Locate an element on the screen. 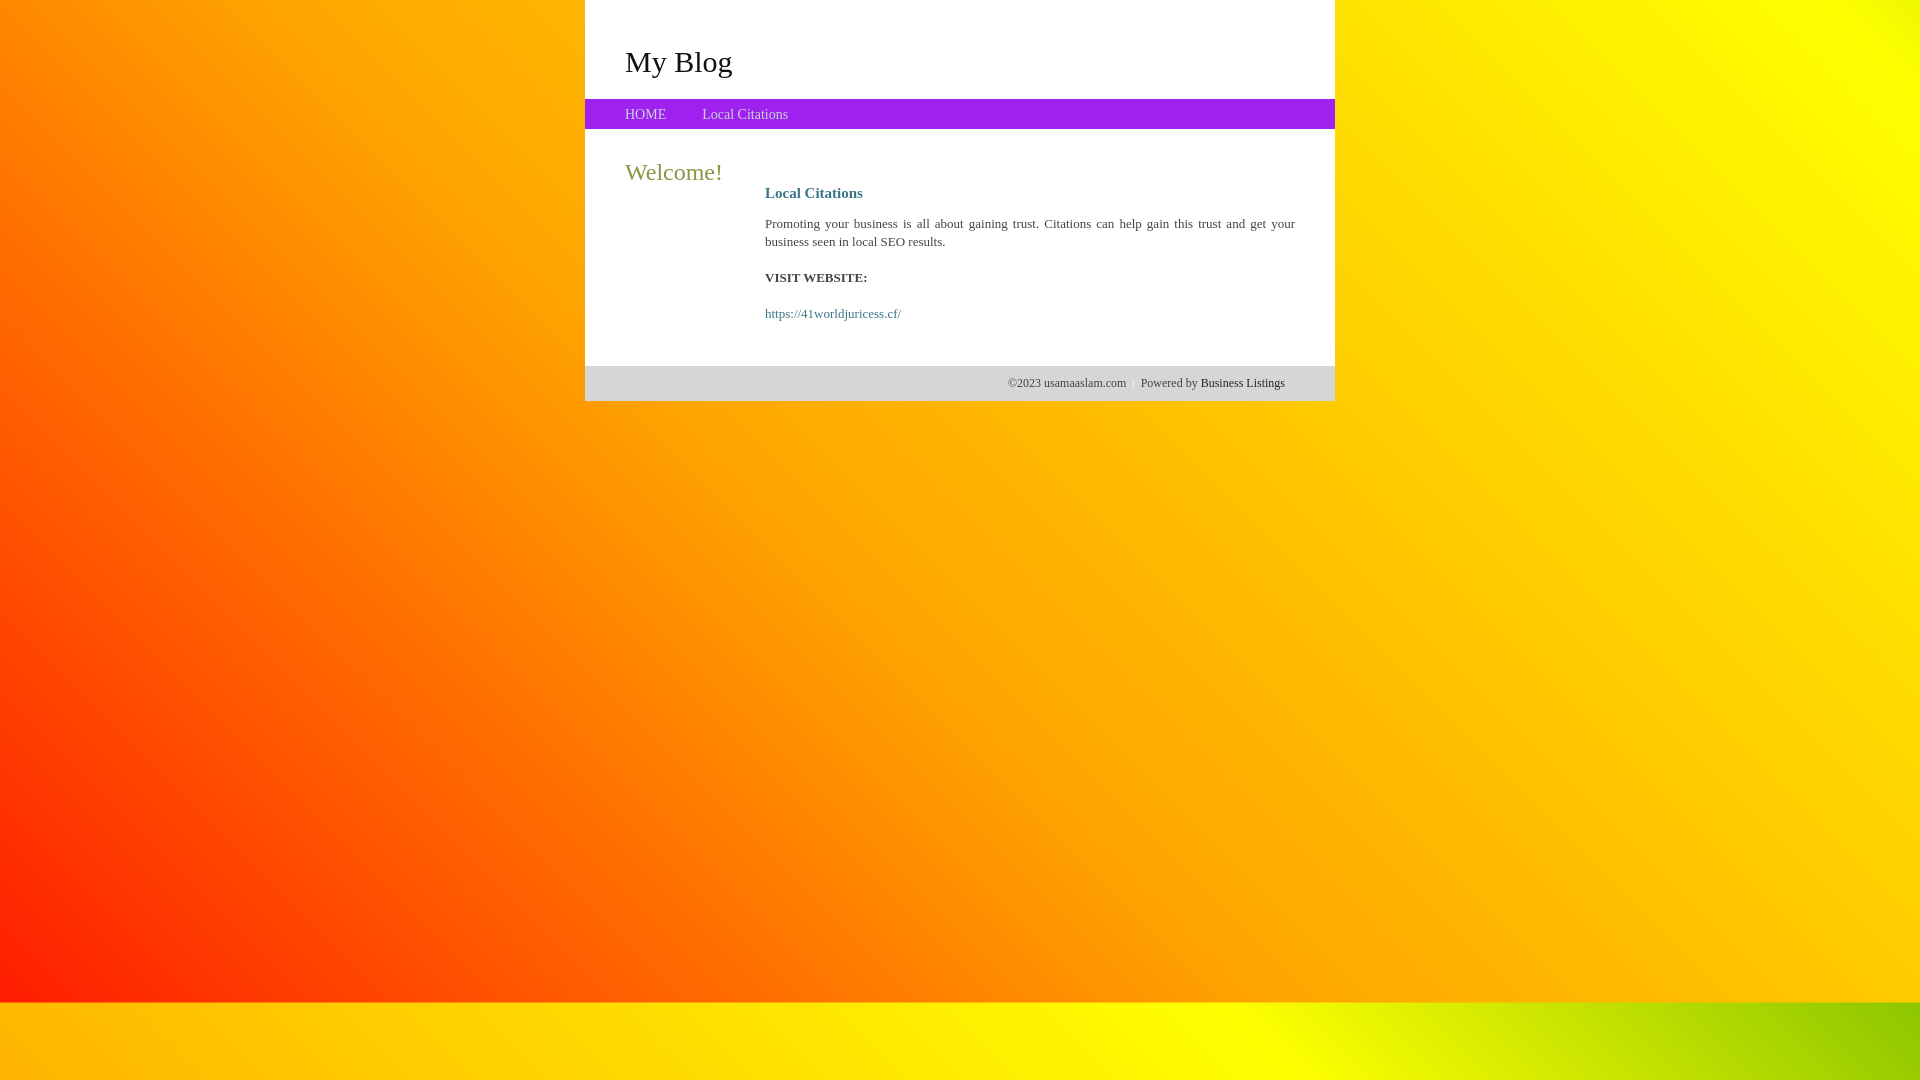 This screenshot has width=1920, height=1080. 'My Blog' is located at coordinates (678, 60).